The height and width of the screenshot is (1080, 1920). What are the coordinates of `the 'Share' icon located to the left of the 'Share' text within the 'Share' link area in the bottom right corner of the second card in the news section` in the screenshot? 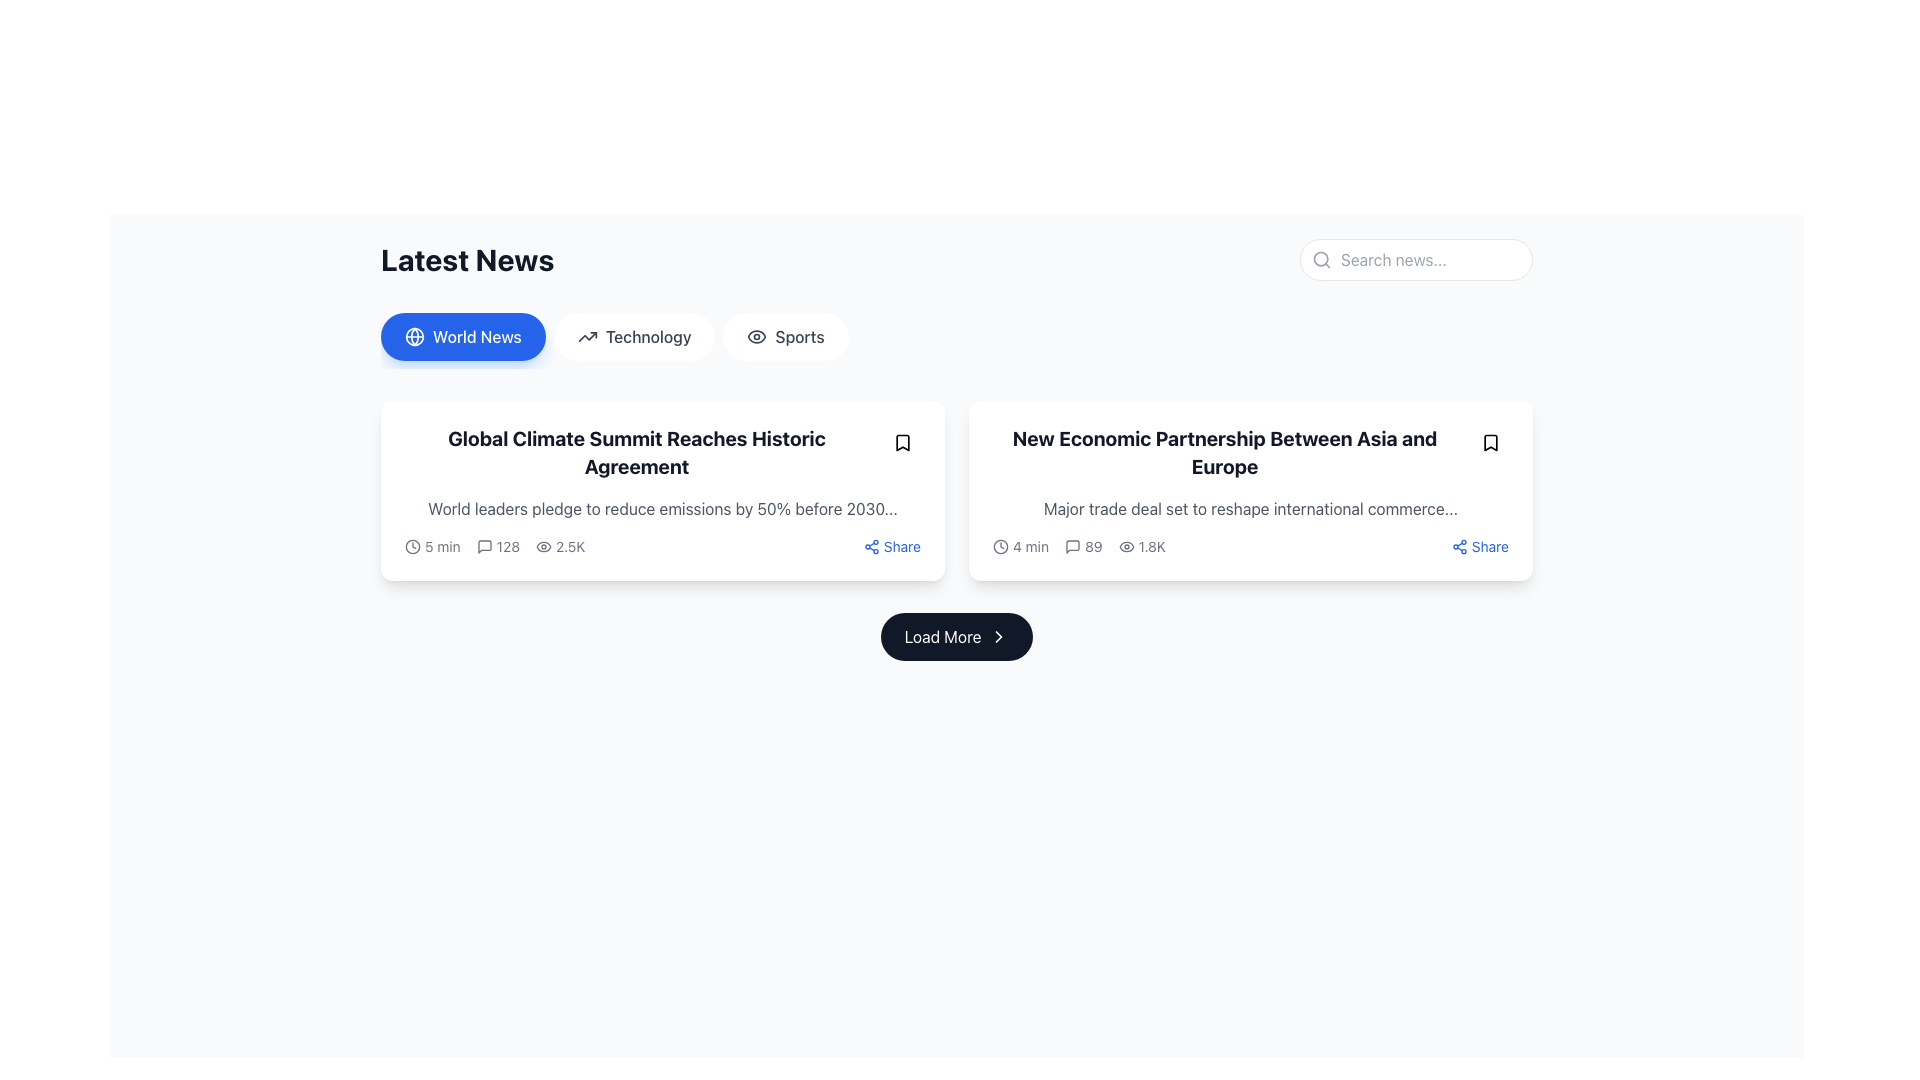 It's located at (871, 547).